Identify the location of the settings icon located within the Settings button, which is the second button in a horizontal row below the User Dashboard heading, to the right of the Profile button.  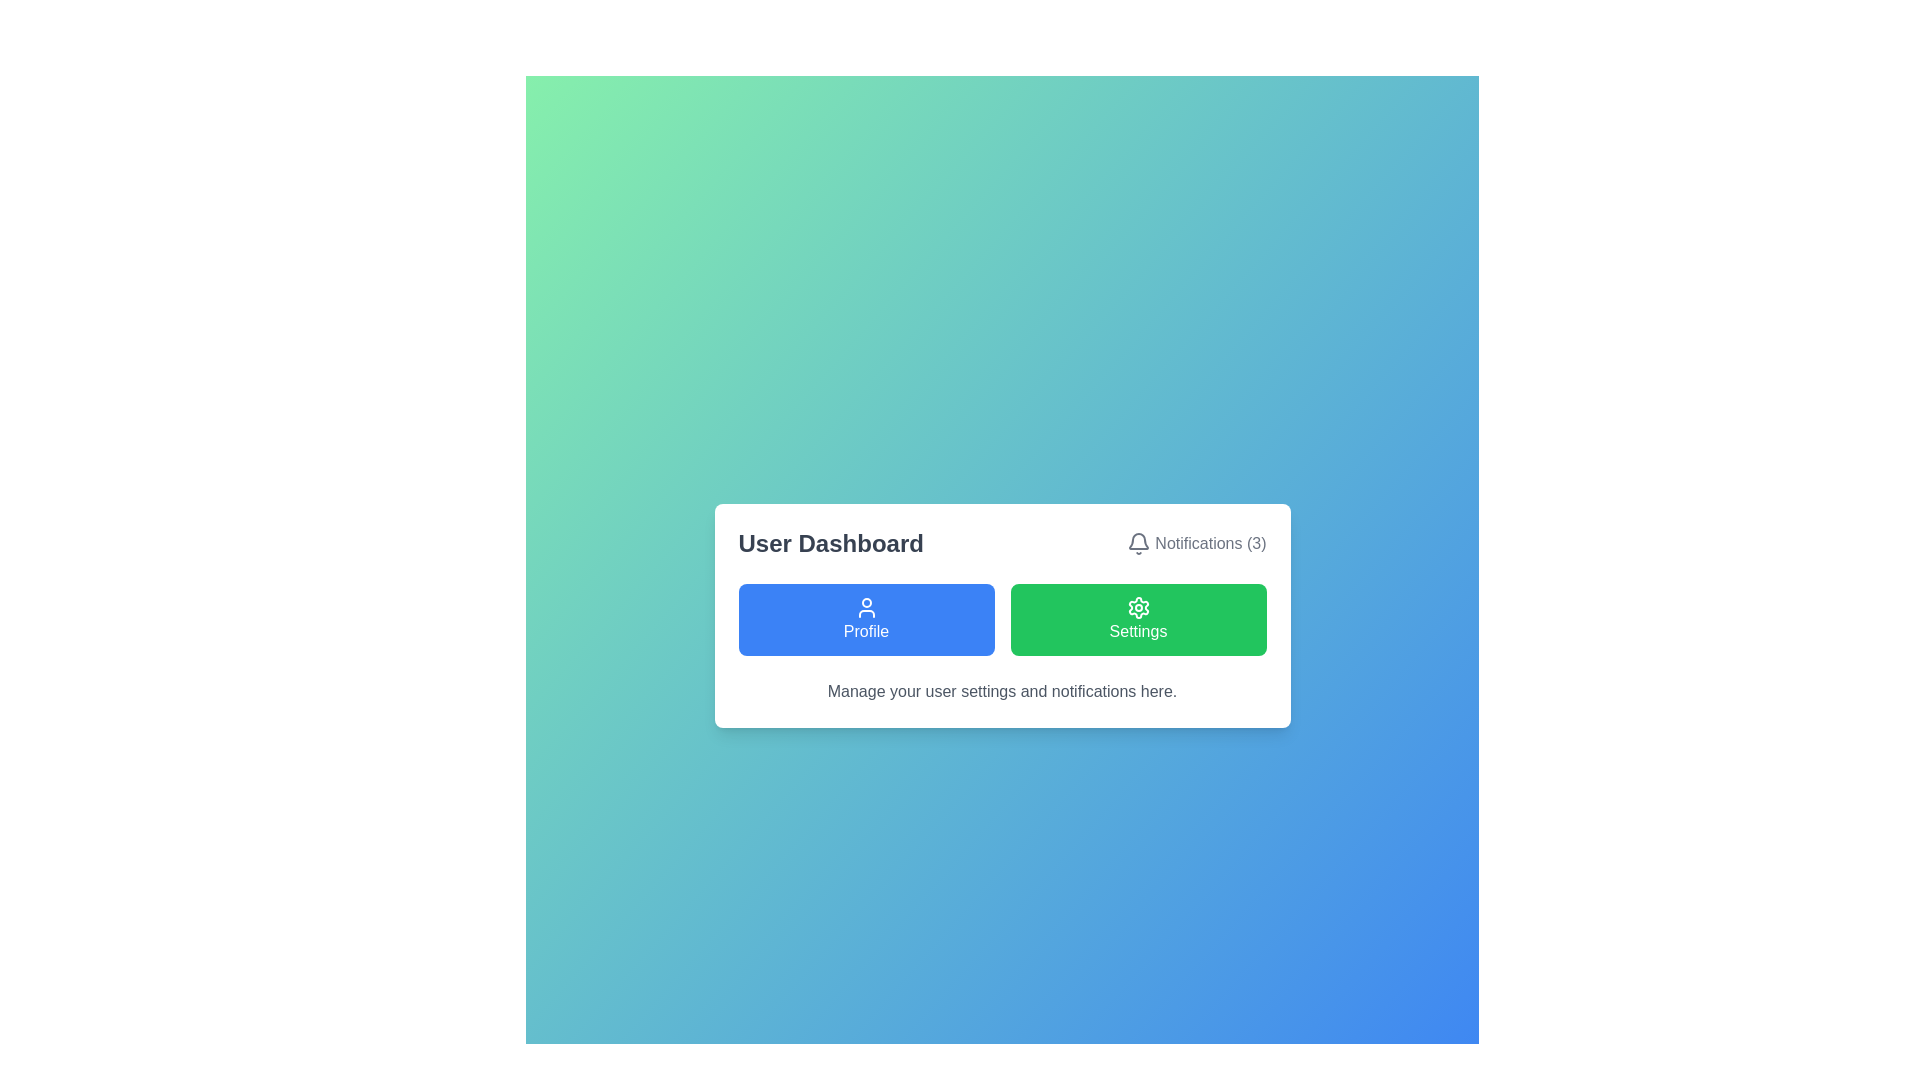
(1138, 607).